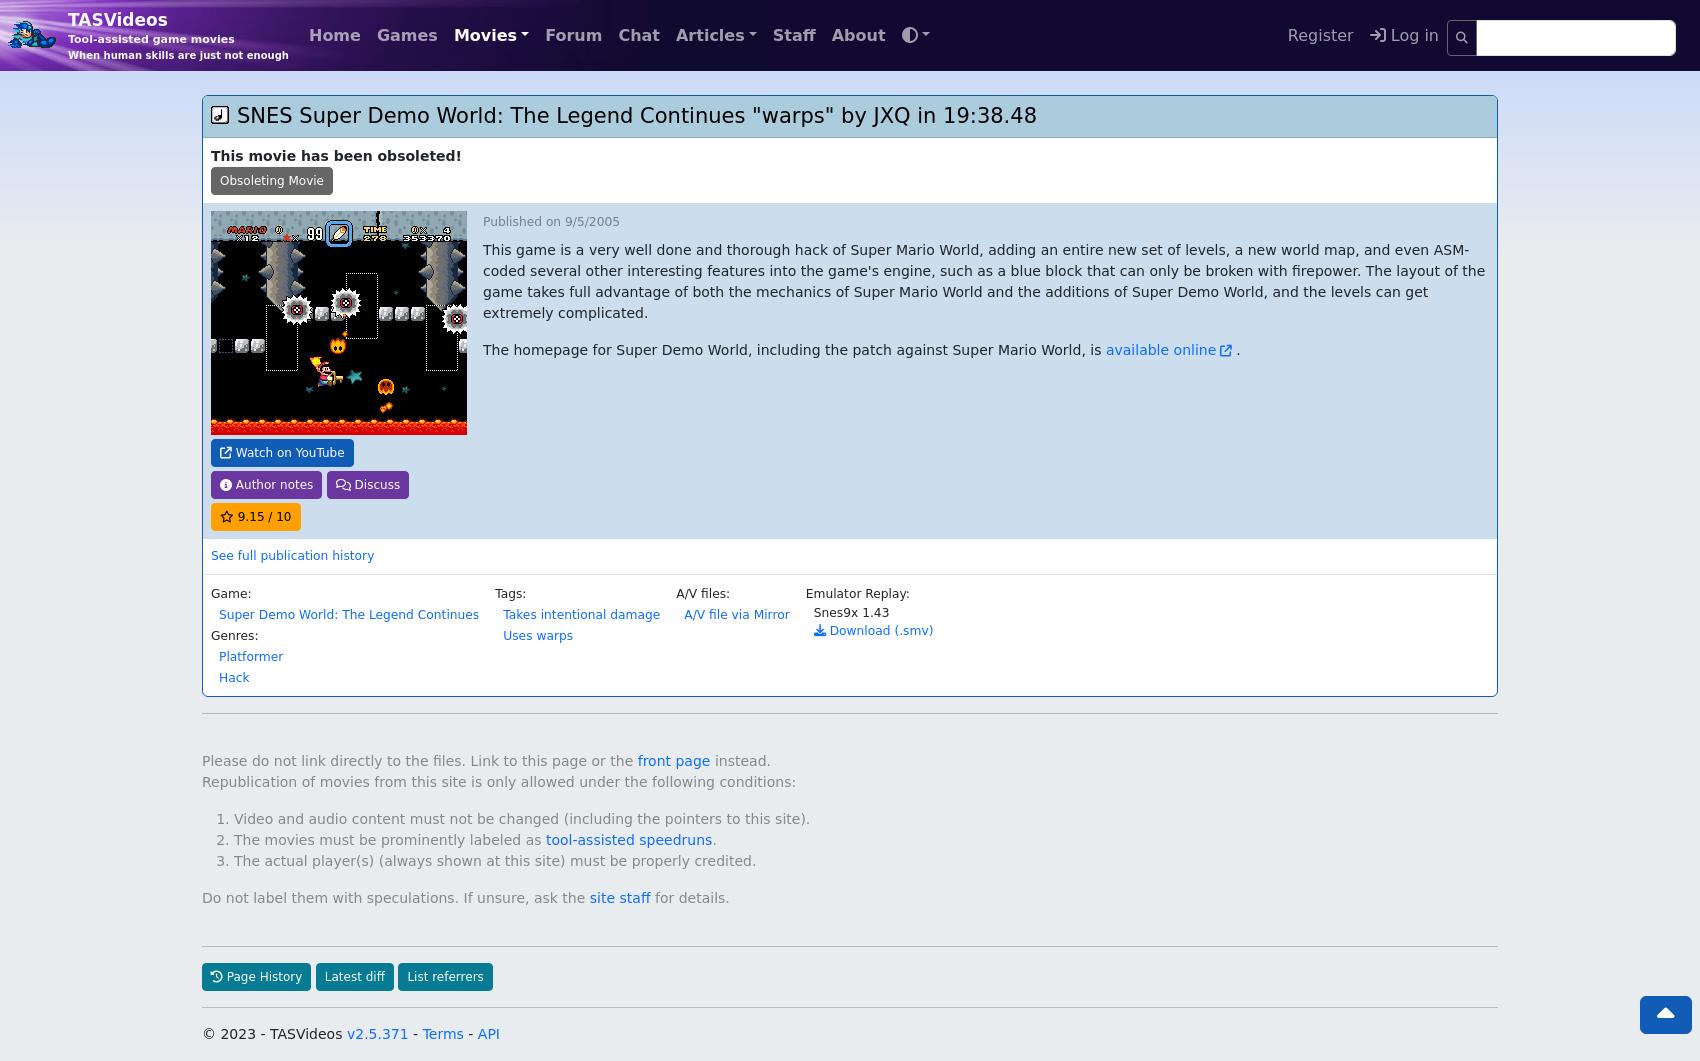  What do you see at coordinates (376, 989) in the screenshot?
I see `'v2.5.371'` at bounding box center [376, 989].